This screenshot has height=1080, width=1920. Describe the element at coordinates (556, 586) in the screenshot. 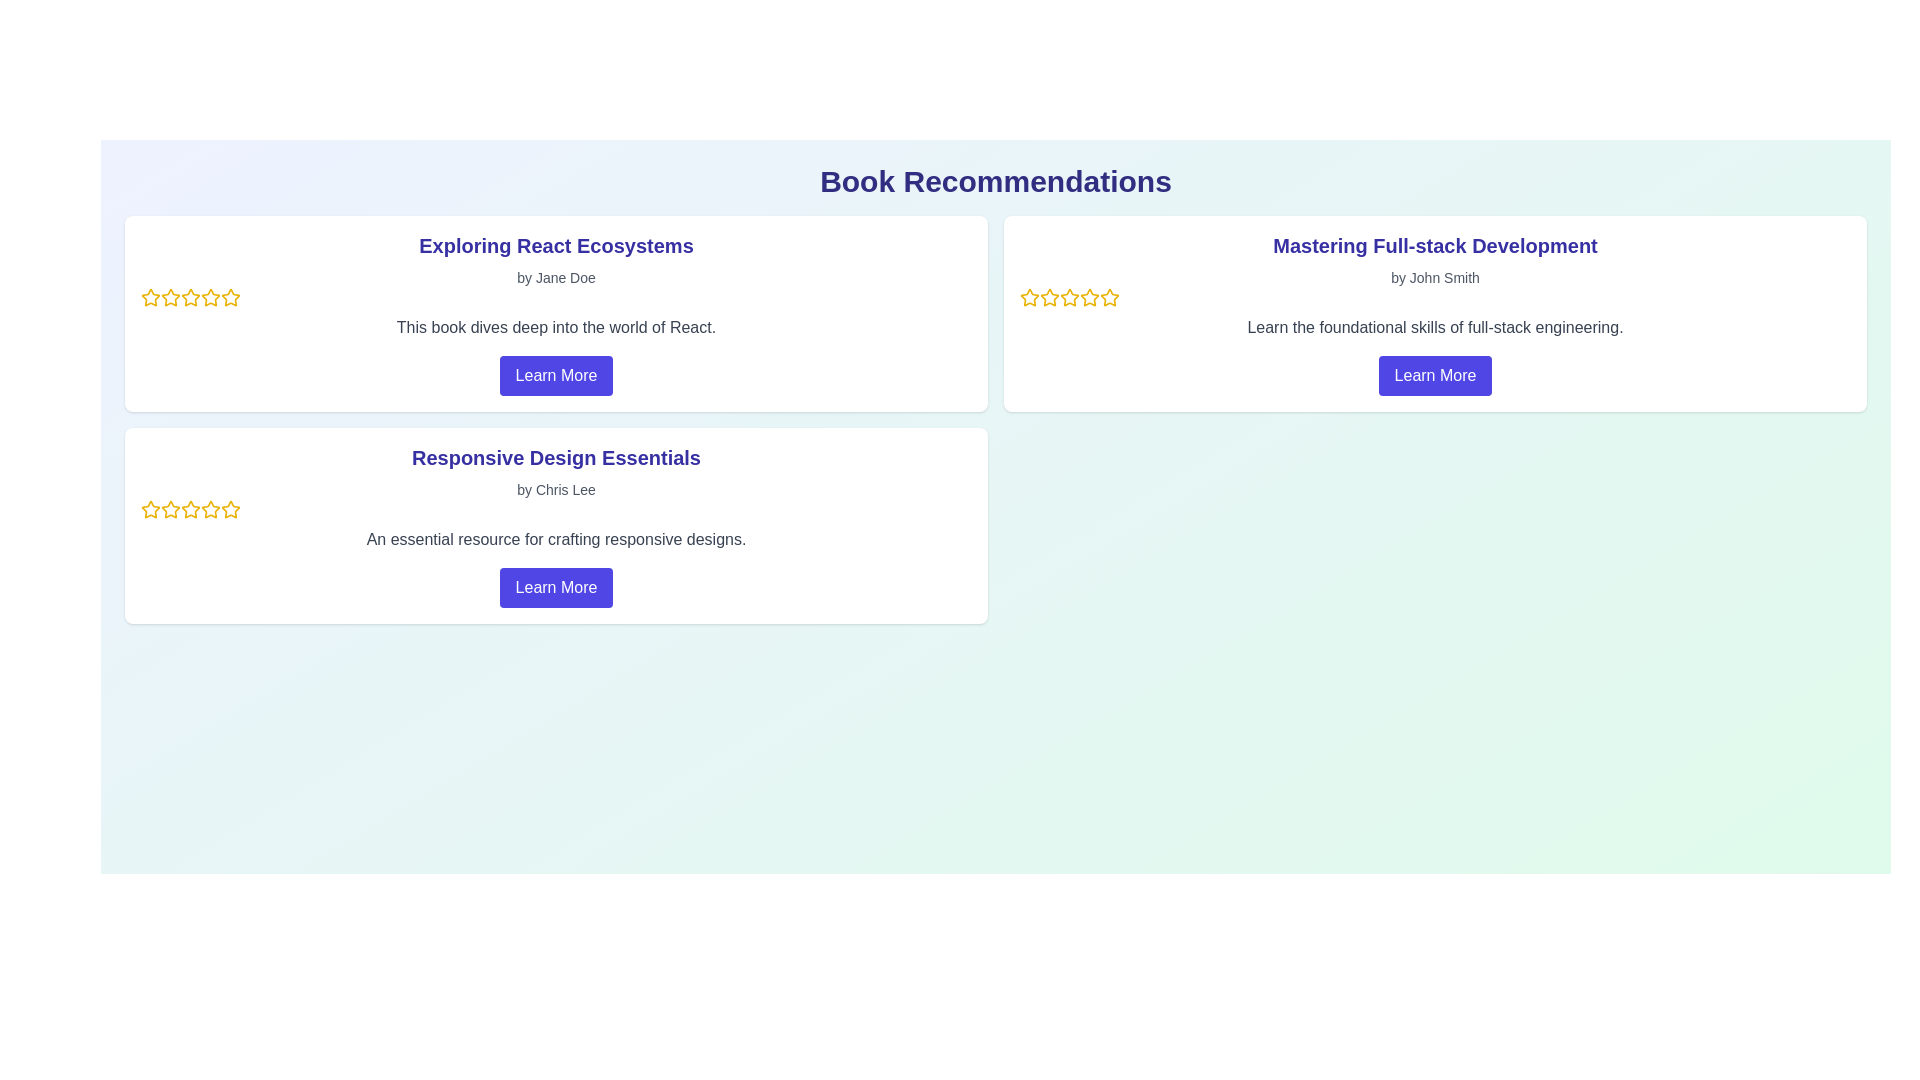

I see `the button located at the bottom of the card layout for the book 'Responsive Design Essentials' by Chris Lee` at that location.